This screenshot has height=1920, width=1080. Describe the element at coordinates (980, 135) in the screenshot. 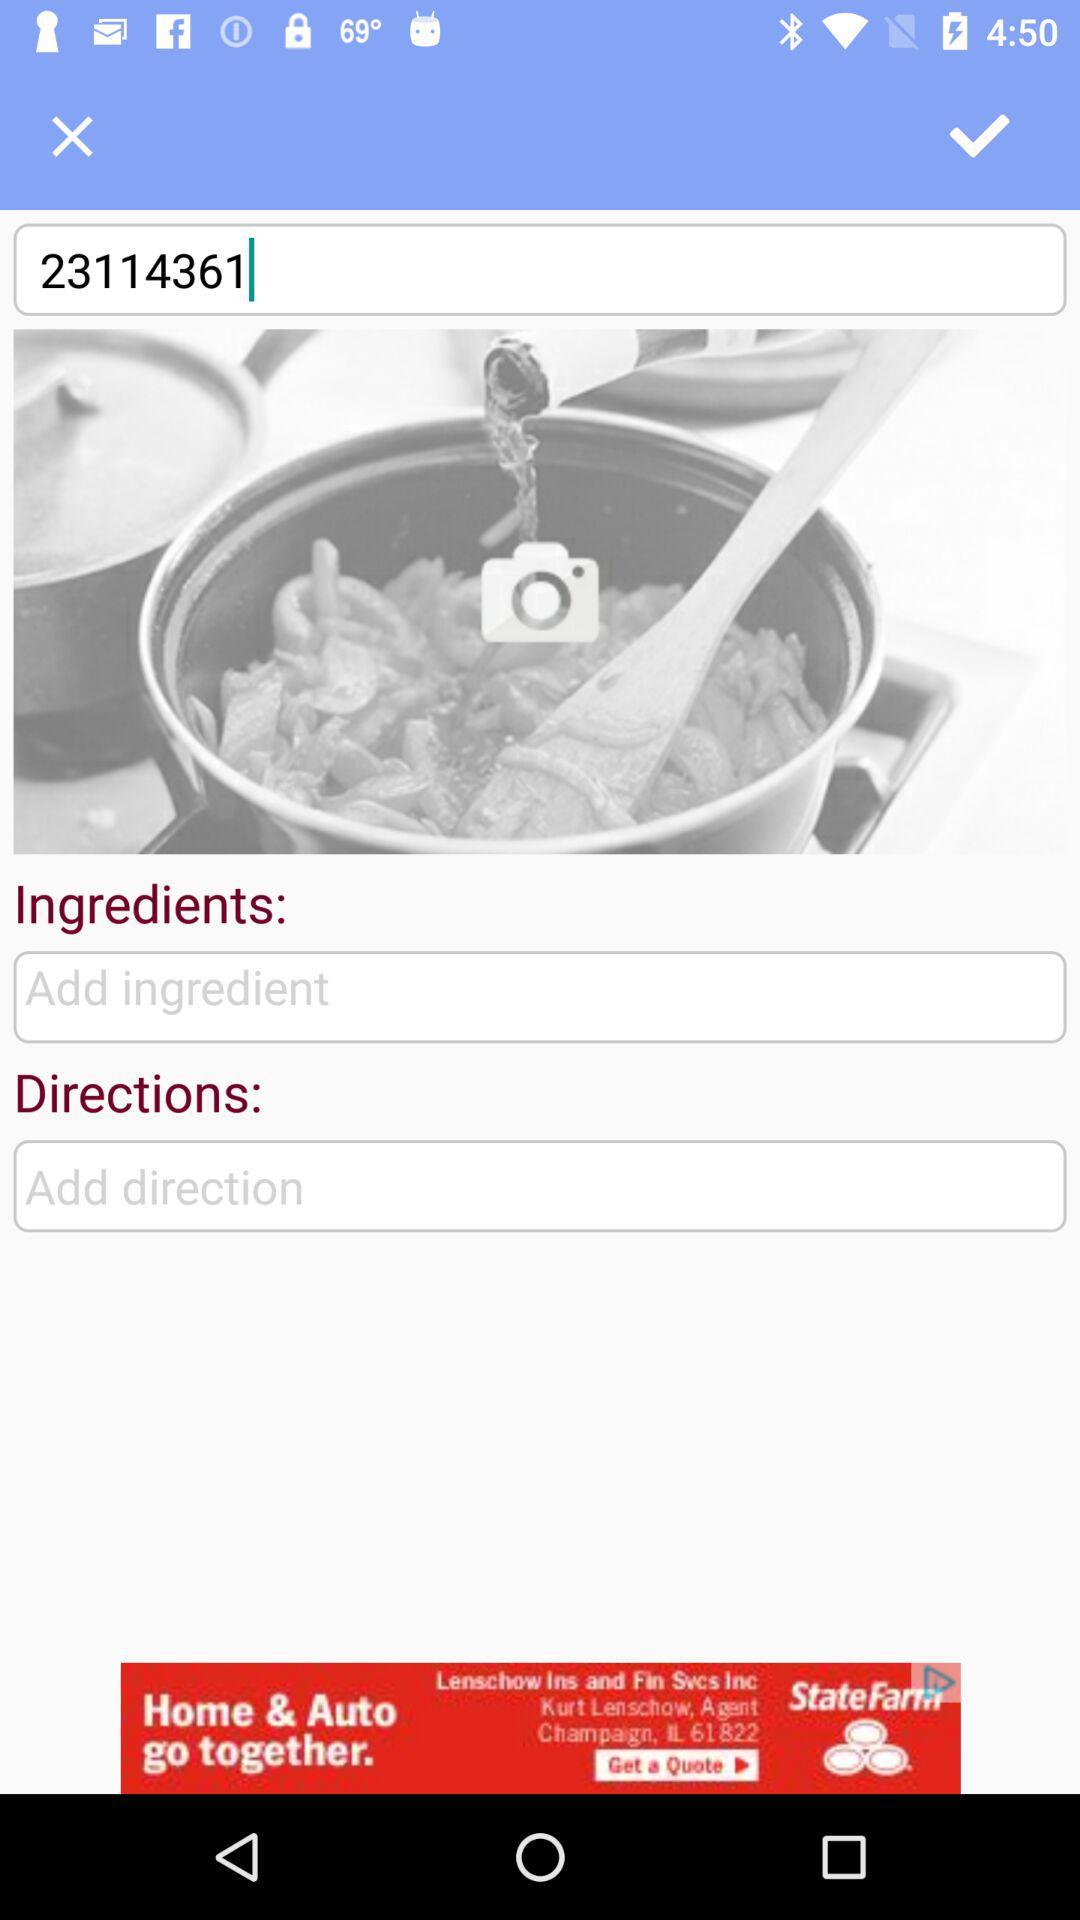

I see `post` at that location.